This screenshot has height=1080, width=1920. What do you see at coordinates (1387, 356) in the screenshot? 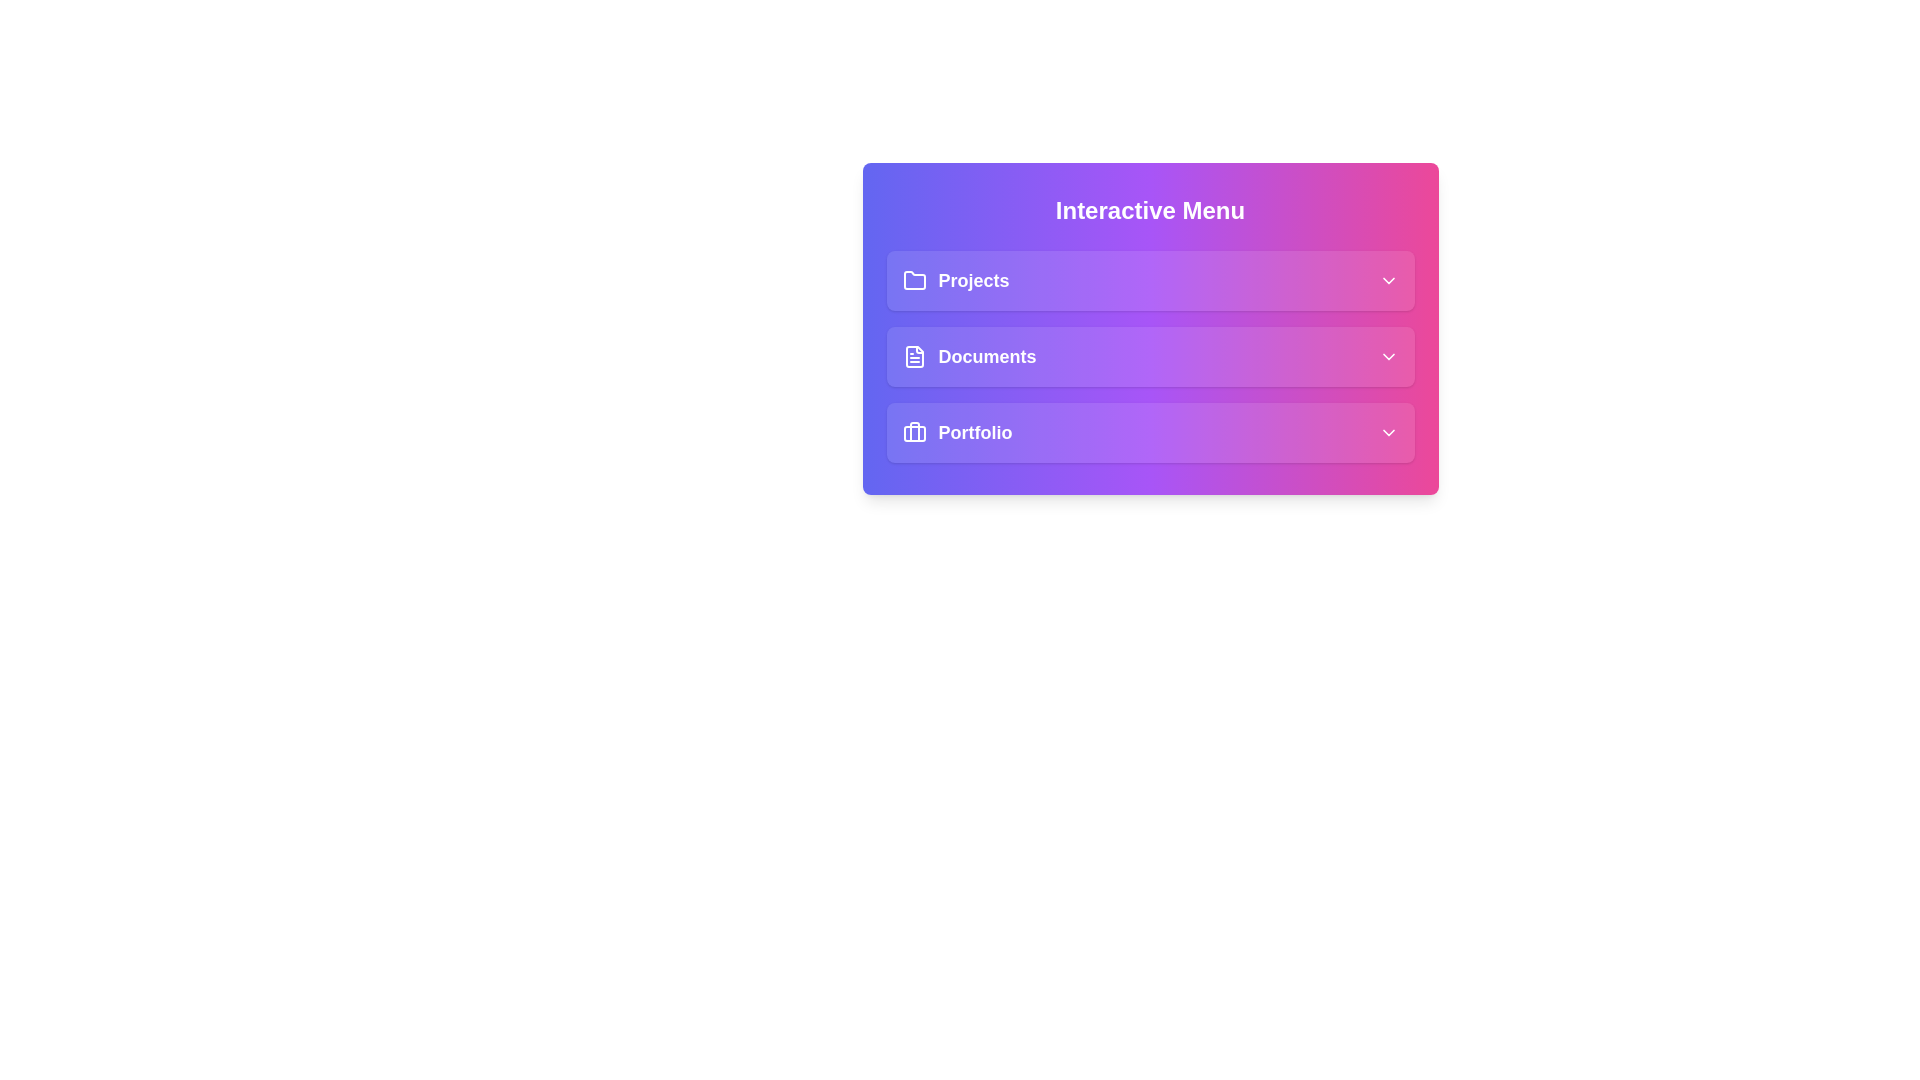
I see `the downward-pointing chevron icon in the 'Documents' row` at bounding box center [1387, 356].